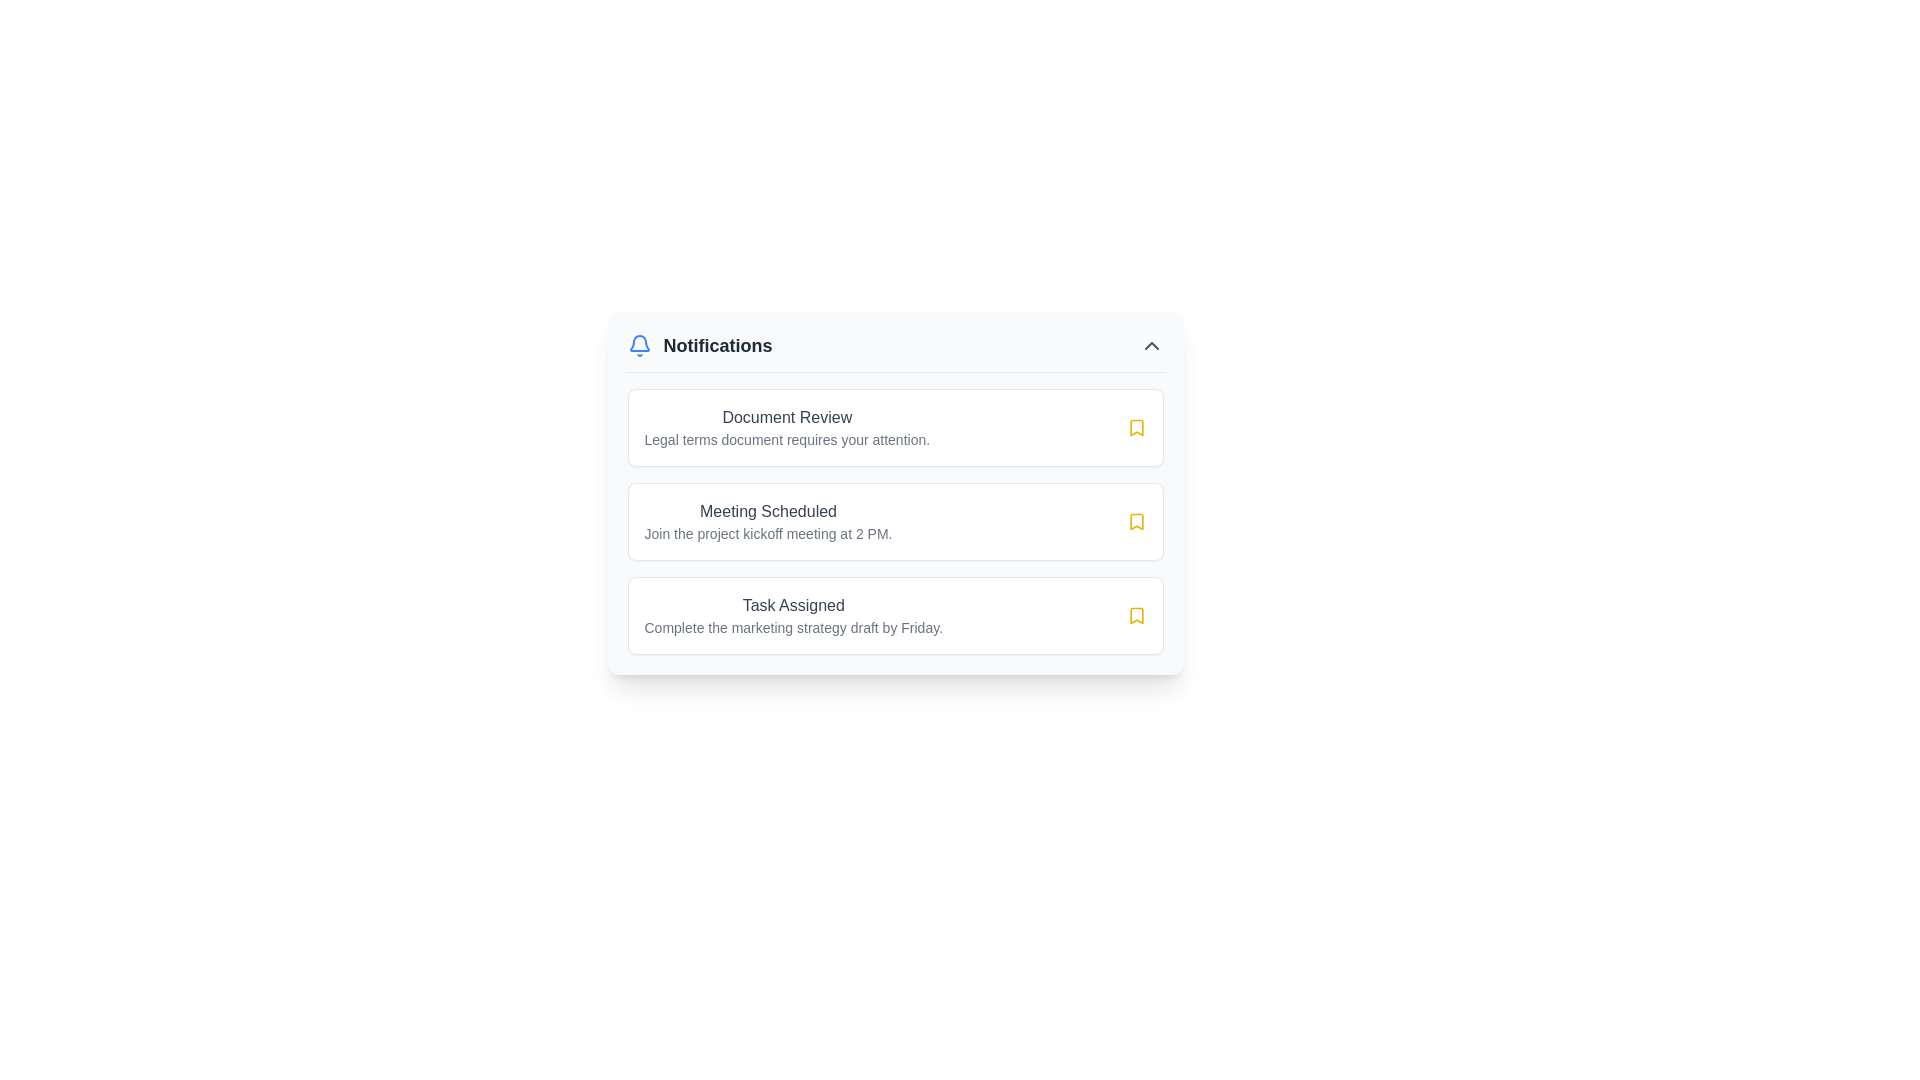 The width and height of the screenshot is (1920, 1080). Describe the element at coordinates (792, 615) in the screenshot. I see `the notification content block displaying task-related information, which is the third item in the vertical list within the 'Notifications' section` at that location.